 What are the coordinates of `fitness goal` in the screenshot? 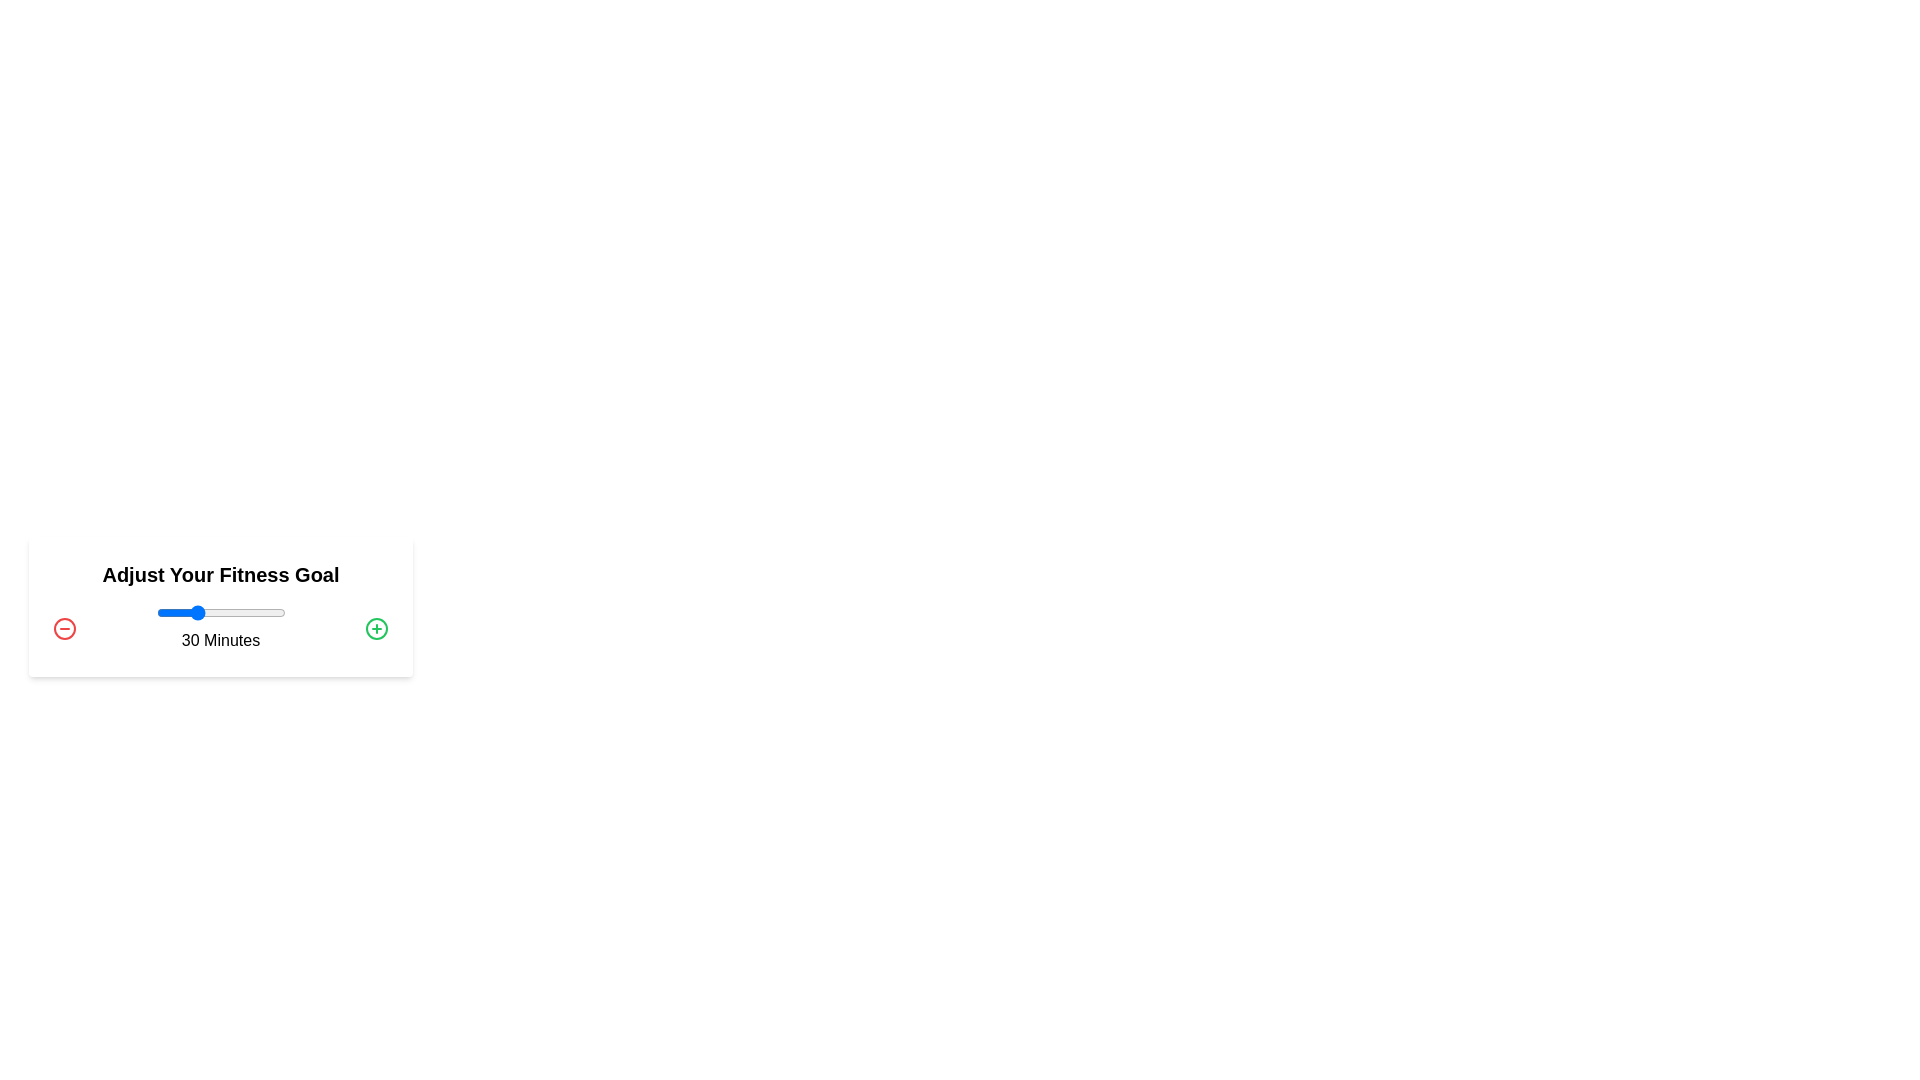 It's located at (188, 612).